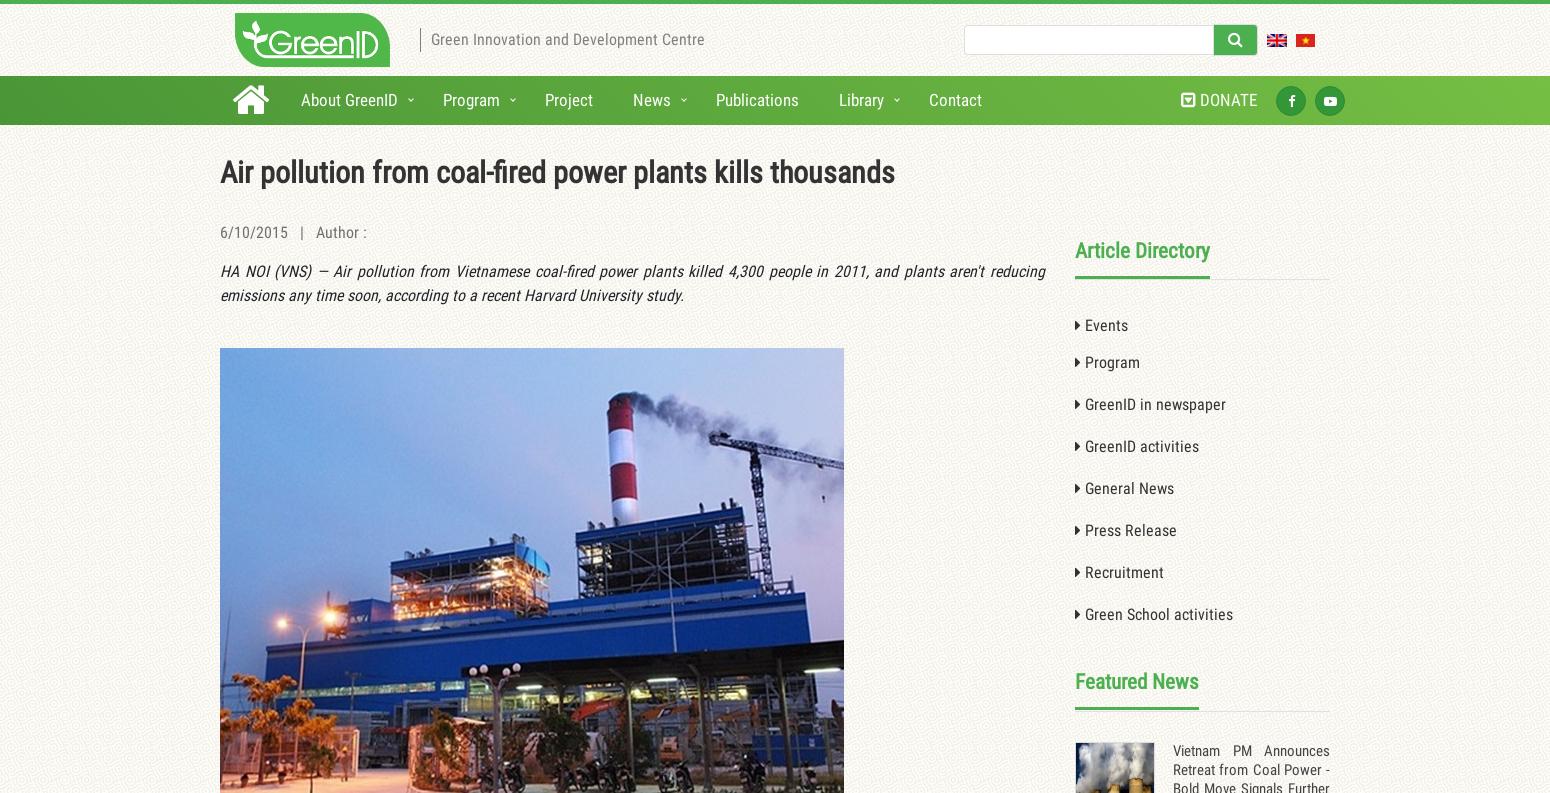 The image size is (1550, 793). I want to click on 'Green School activities', so click(1156, 614).